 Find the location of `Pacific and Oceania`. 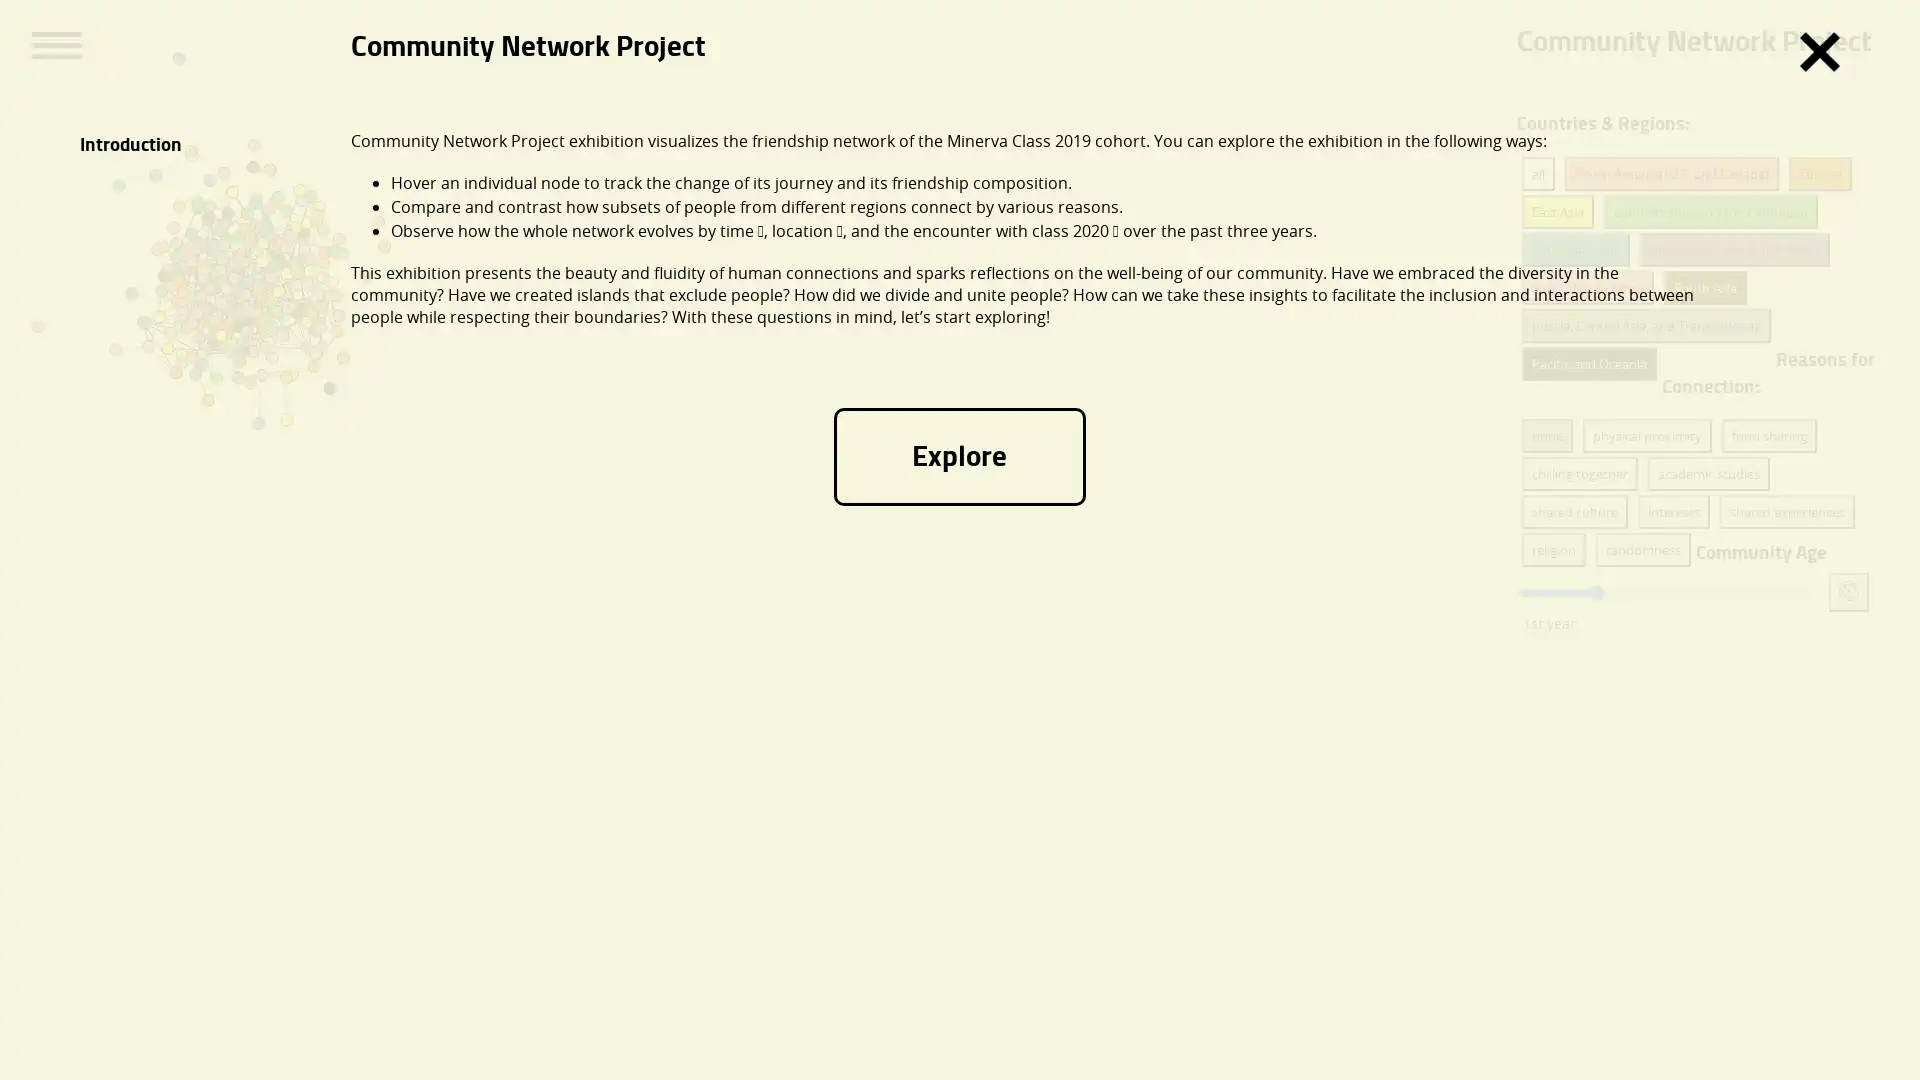

Pacific and Oceania is located at coordinates (1588, 362).